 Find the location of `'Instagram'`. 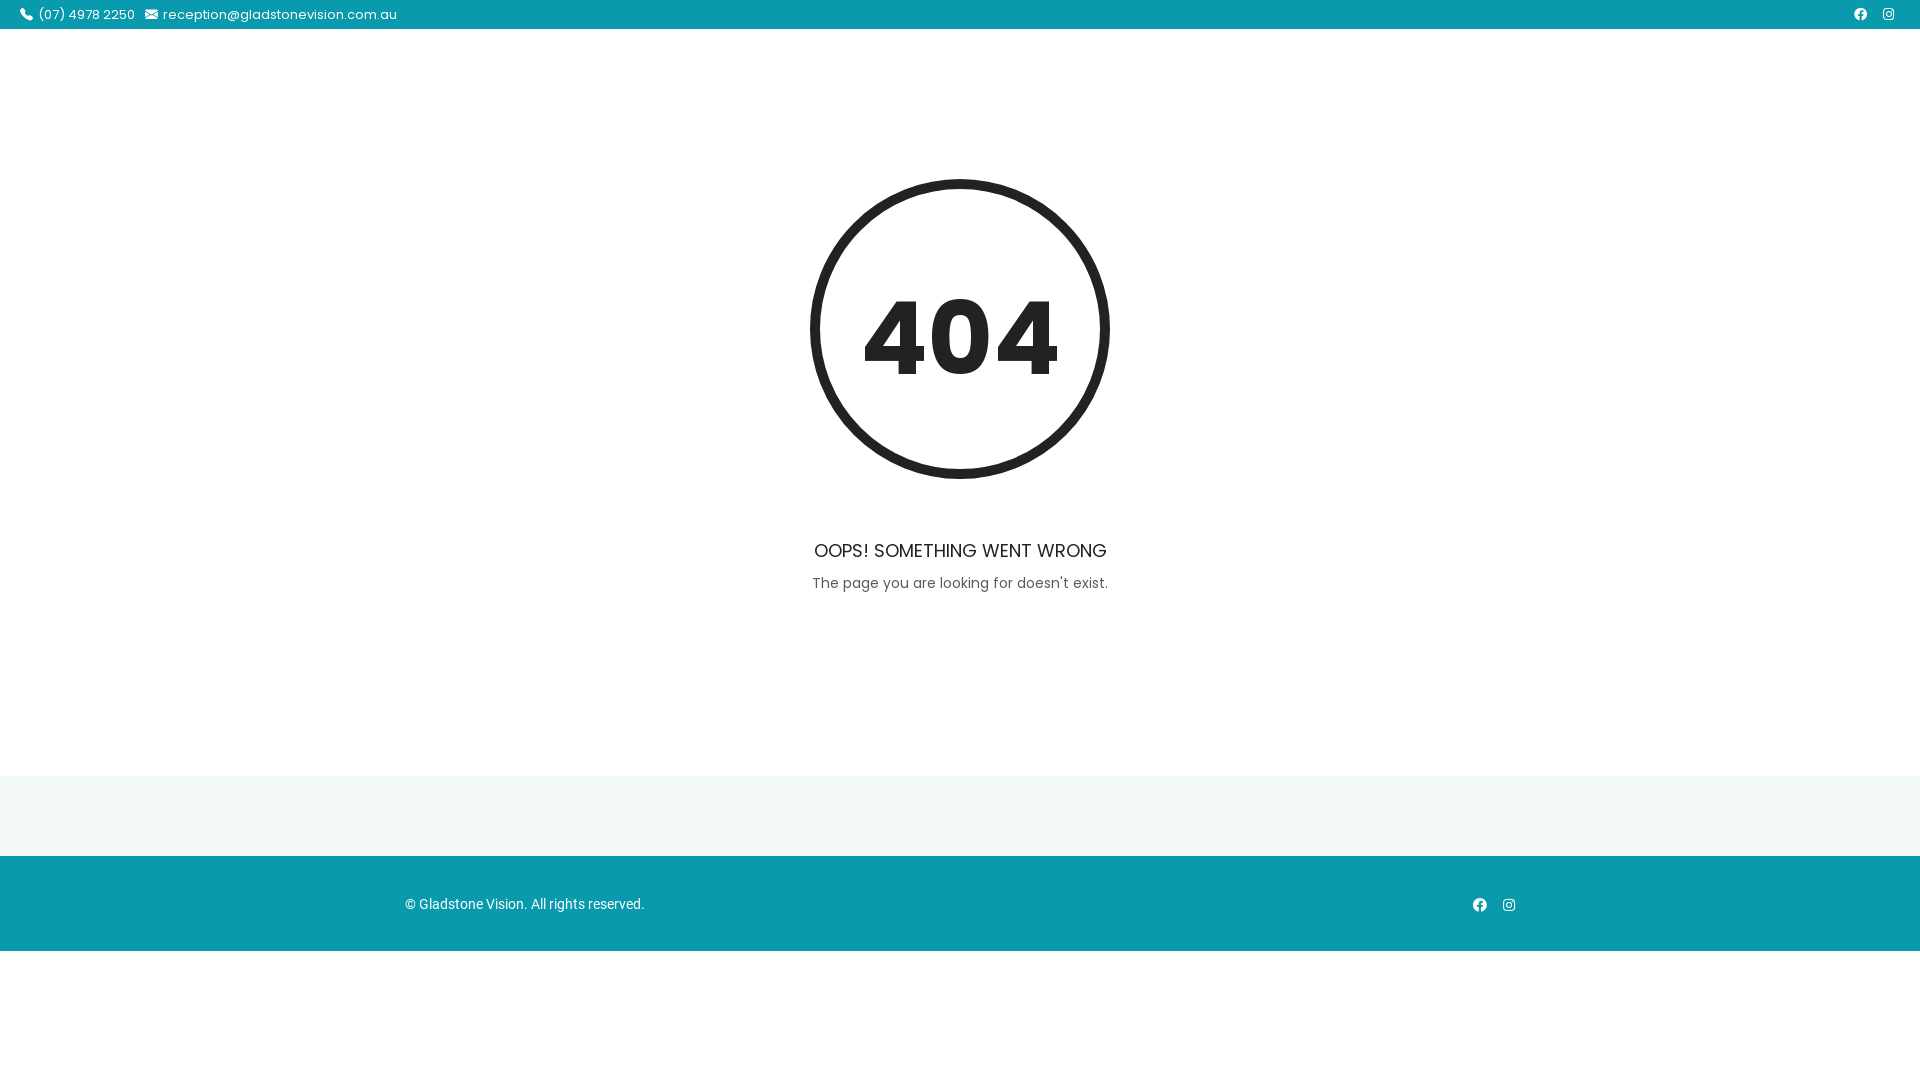

'Instagram' is located at coordinates (1887, 14).